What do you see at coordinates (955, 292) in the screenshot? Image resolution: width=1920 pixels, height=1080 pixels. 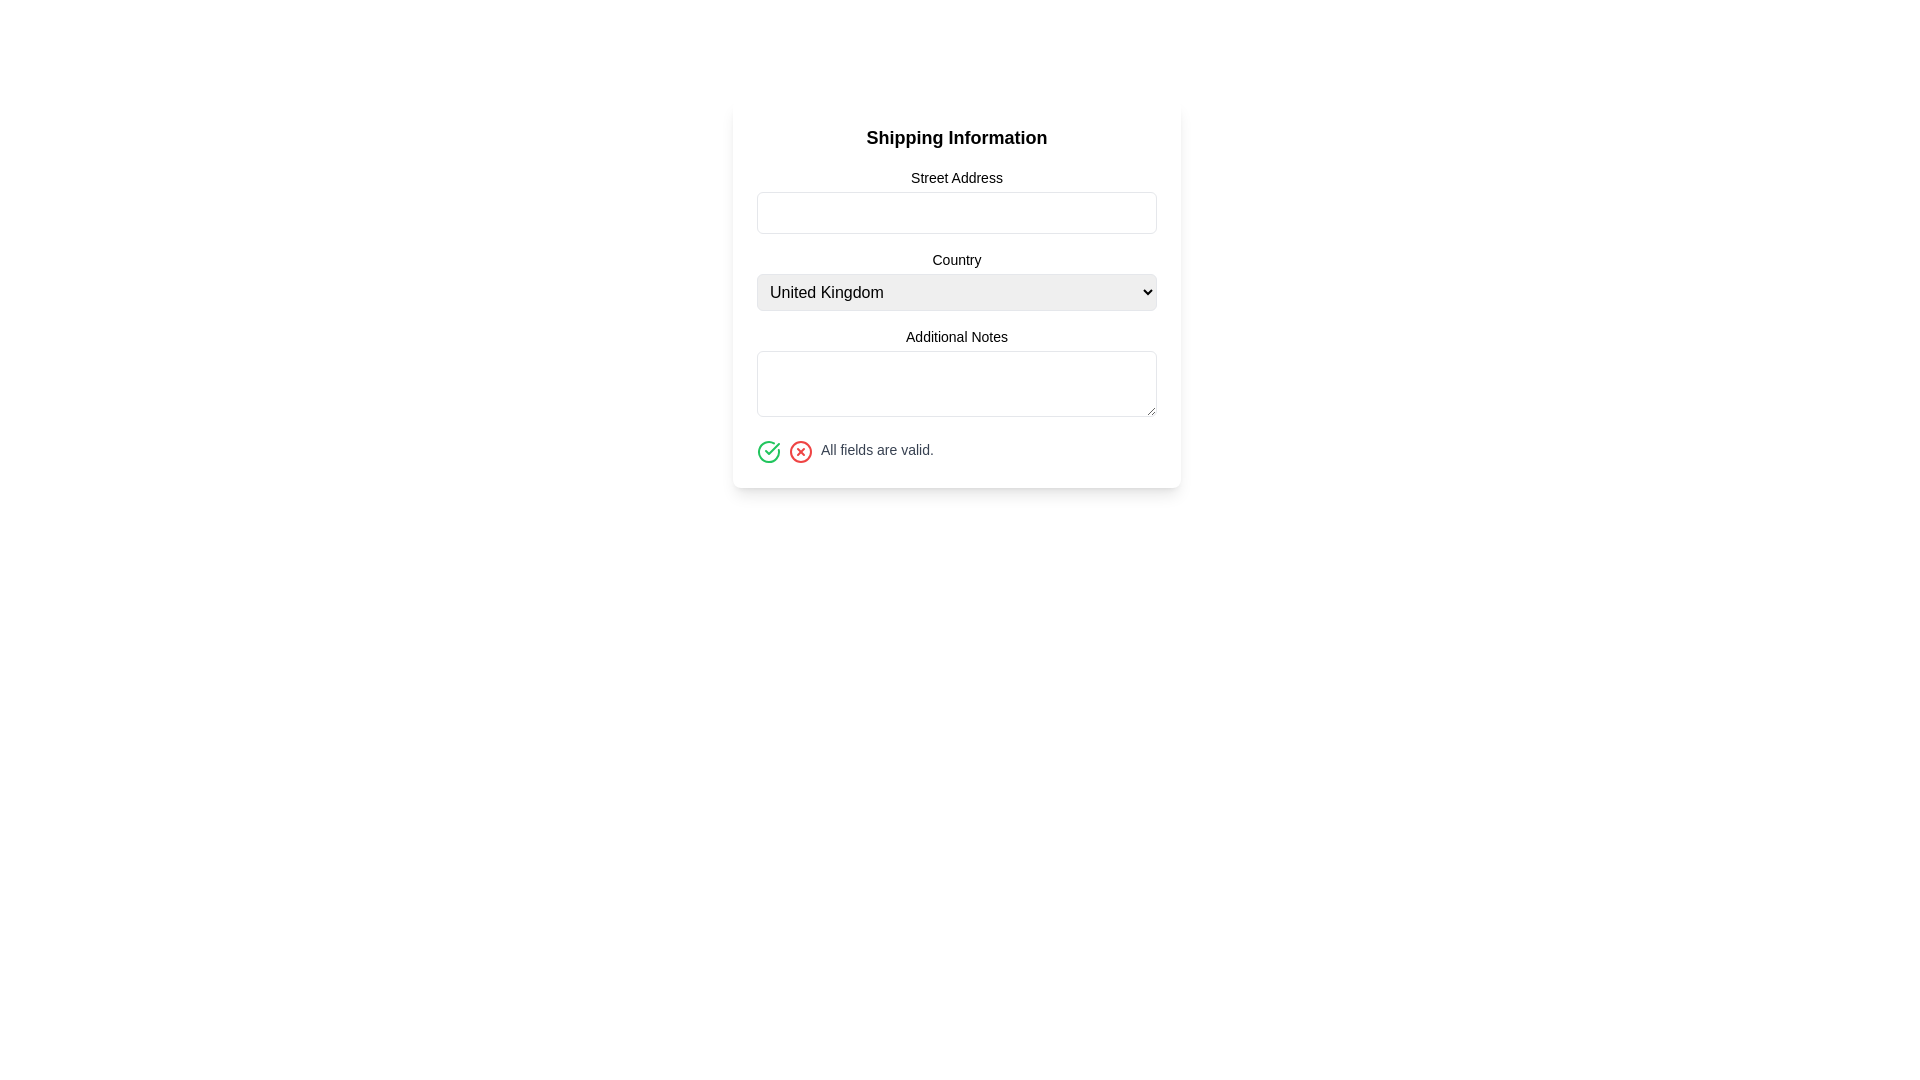 I see `the dropdown menu displaying 'United Kingdom'` at bounding box center [955, 292].